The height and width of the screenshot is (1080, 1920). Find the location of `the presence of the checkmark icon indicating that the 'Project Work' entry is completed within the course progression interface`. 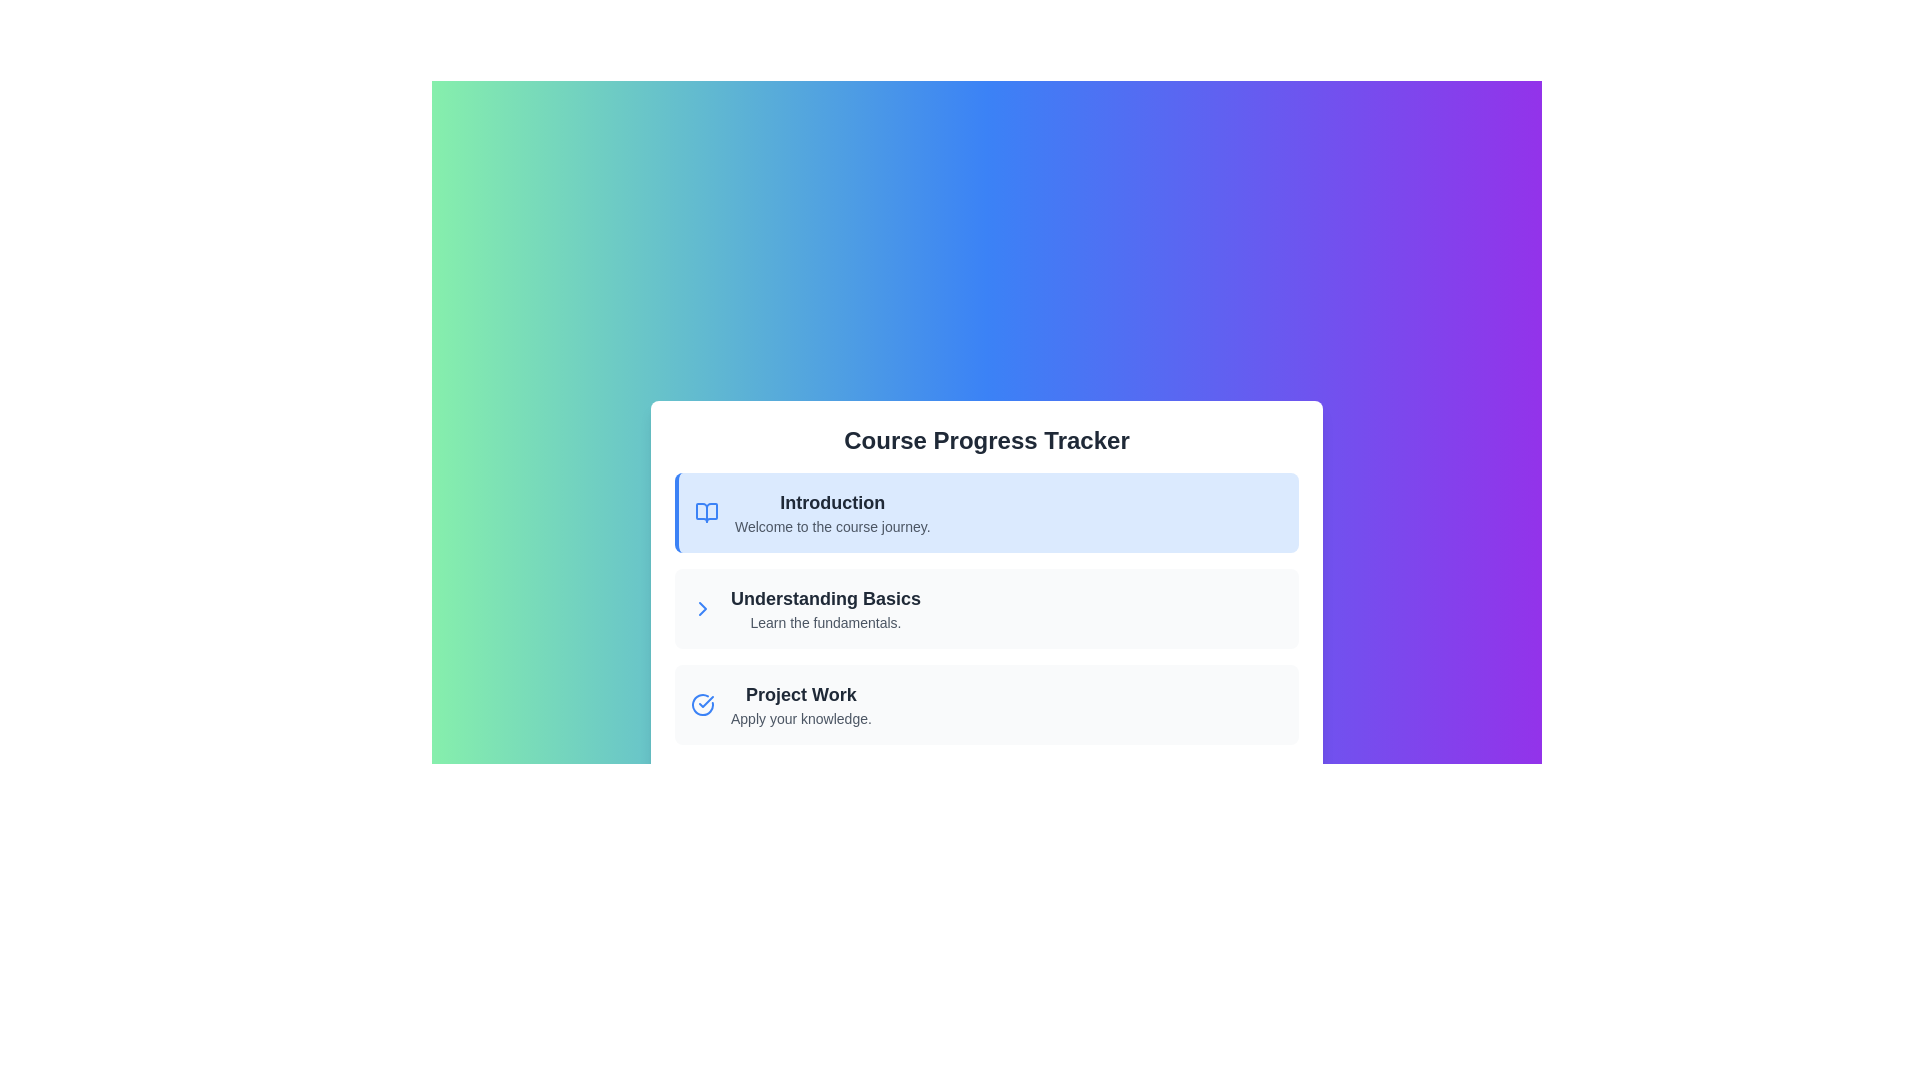

the presence of the checkmark icon indicating that the 'Project Work' entry is completed within the course progression interface is located at coordinates (706, 701).